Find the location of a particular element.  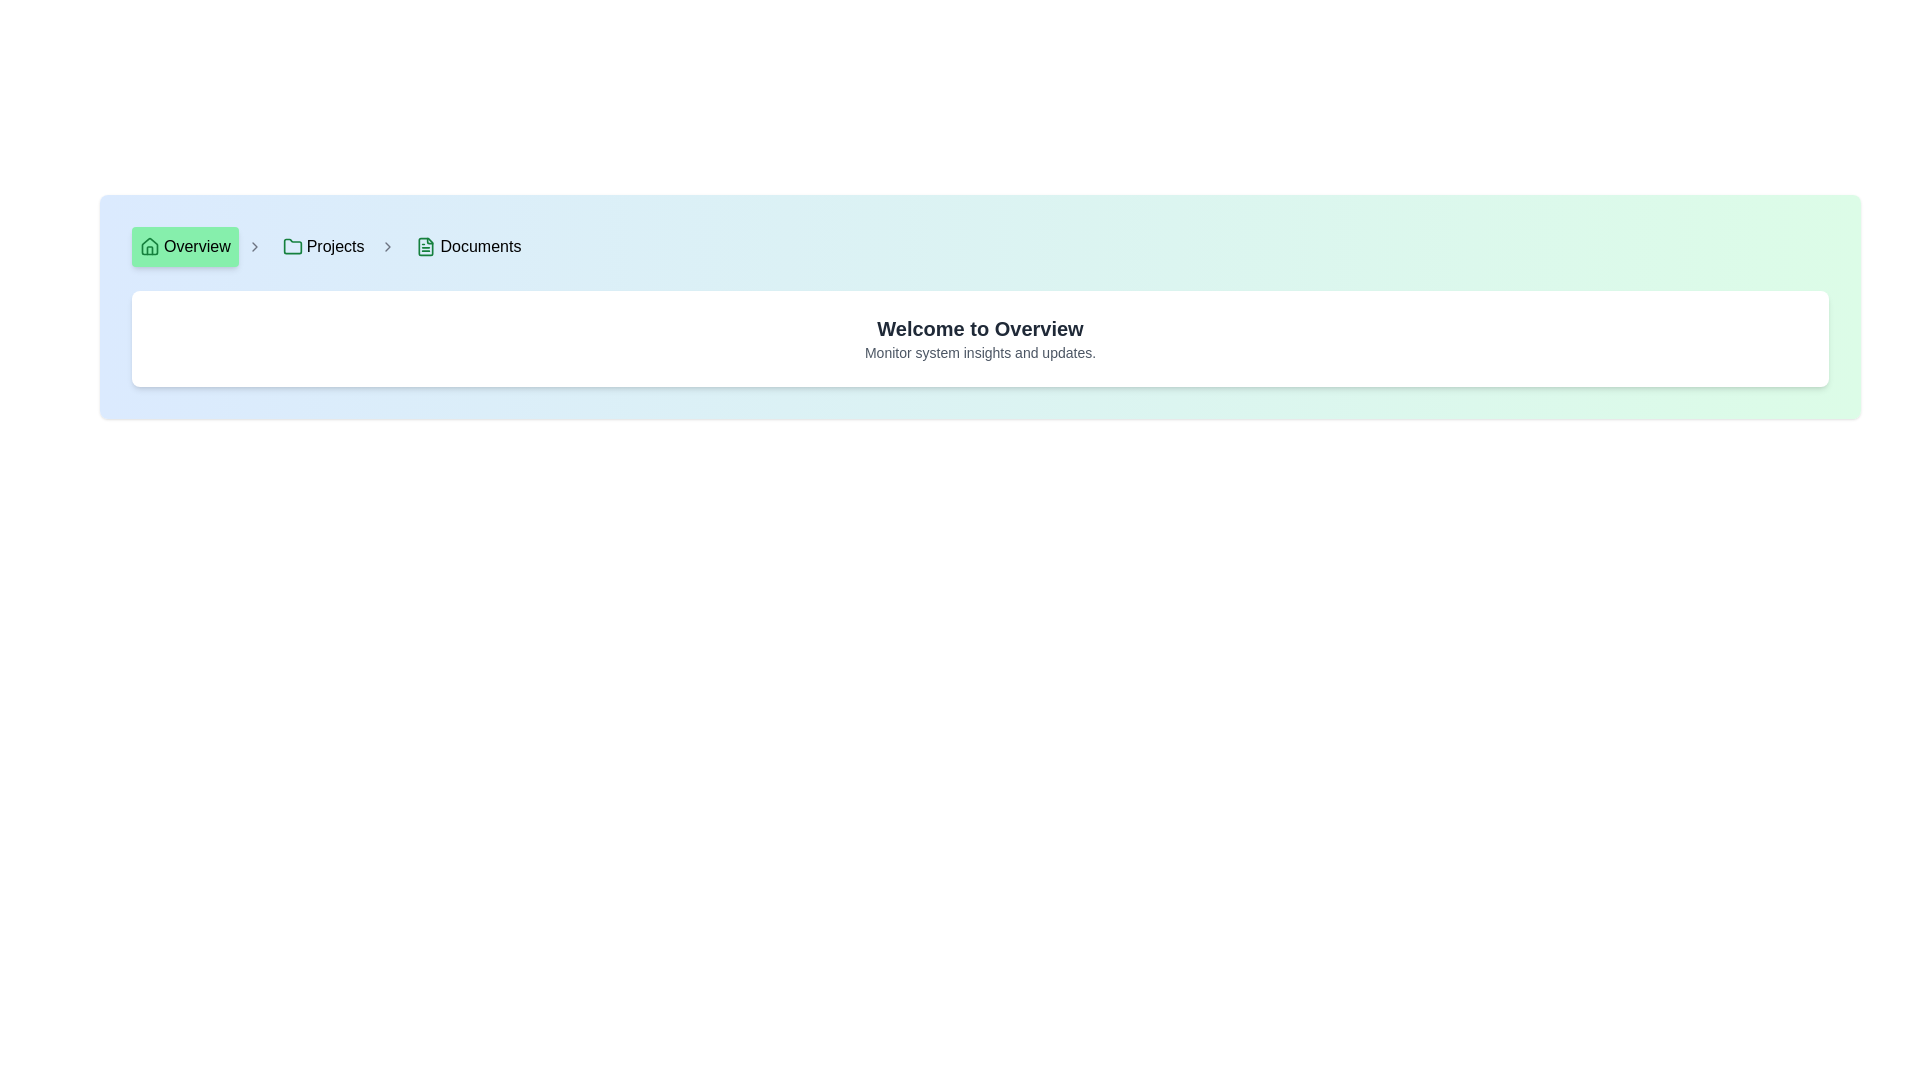

the Header with subtitle that says 'Welcome to Overview' and 'Monitor system insights and updates.' is located at coordinates (980, 338).